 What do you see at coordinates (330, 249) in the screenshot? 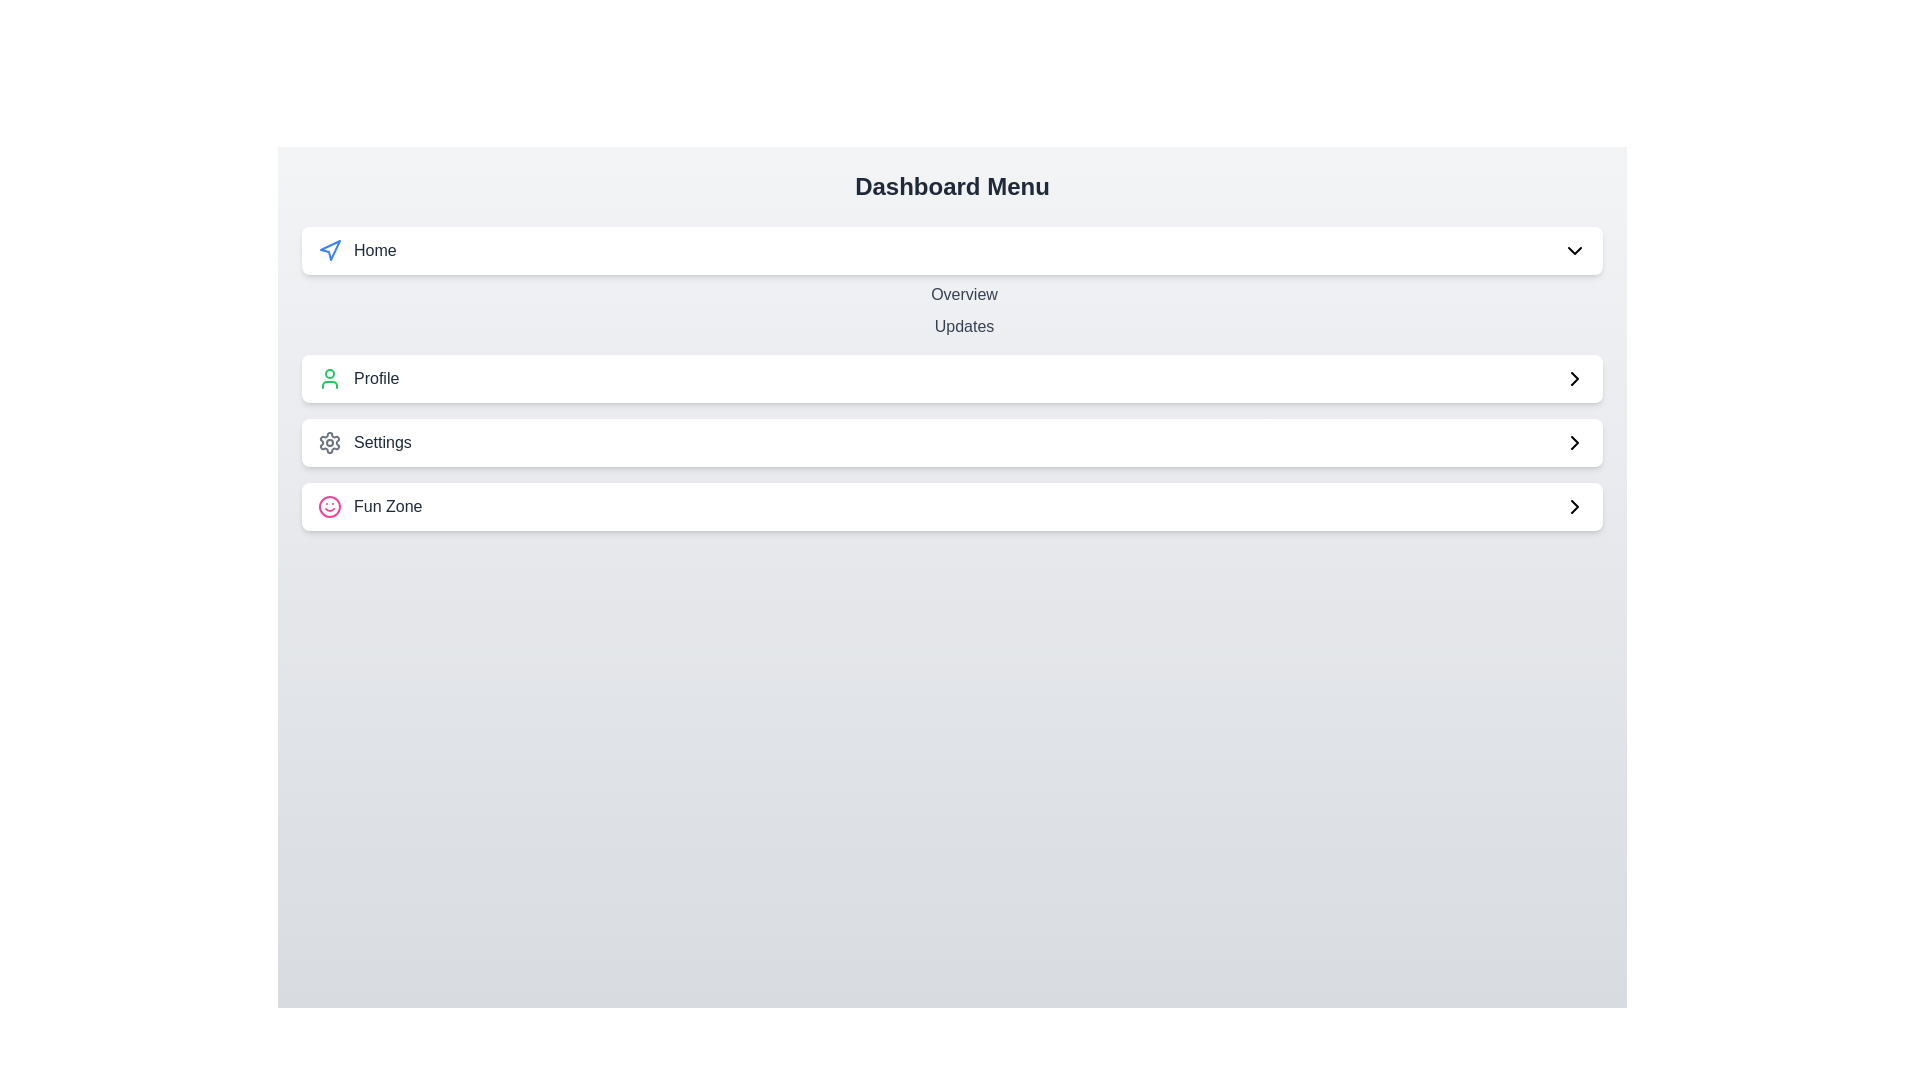
I see `the decorative navigation icon representing the 'Home' menu item, located in the first row of the menu near the left edge` at bounding box center [330, 249].